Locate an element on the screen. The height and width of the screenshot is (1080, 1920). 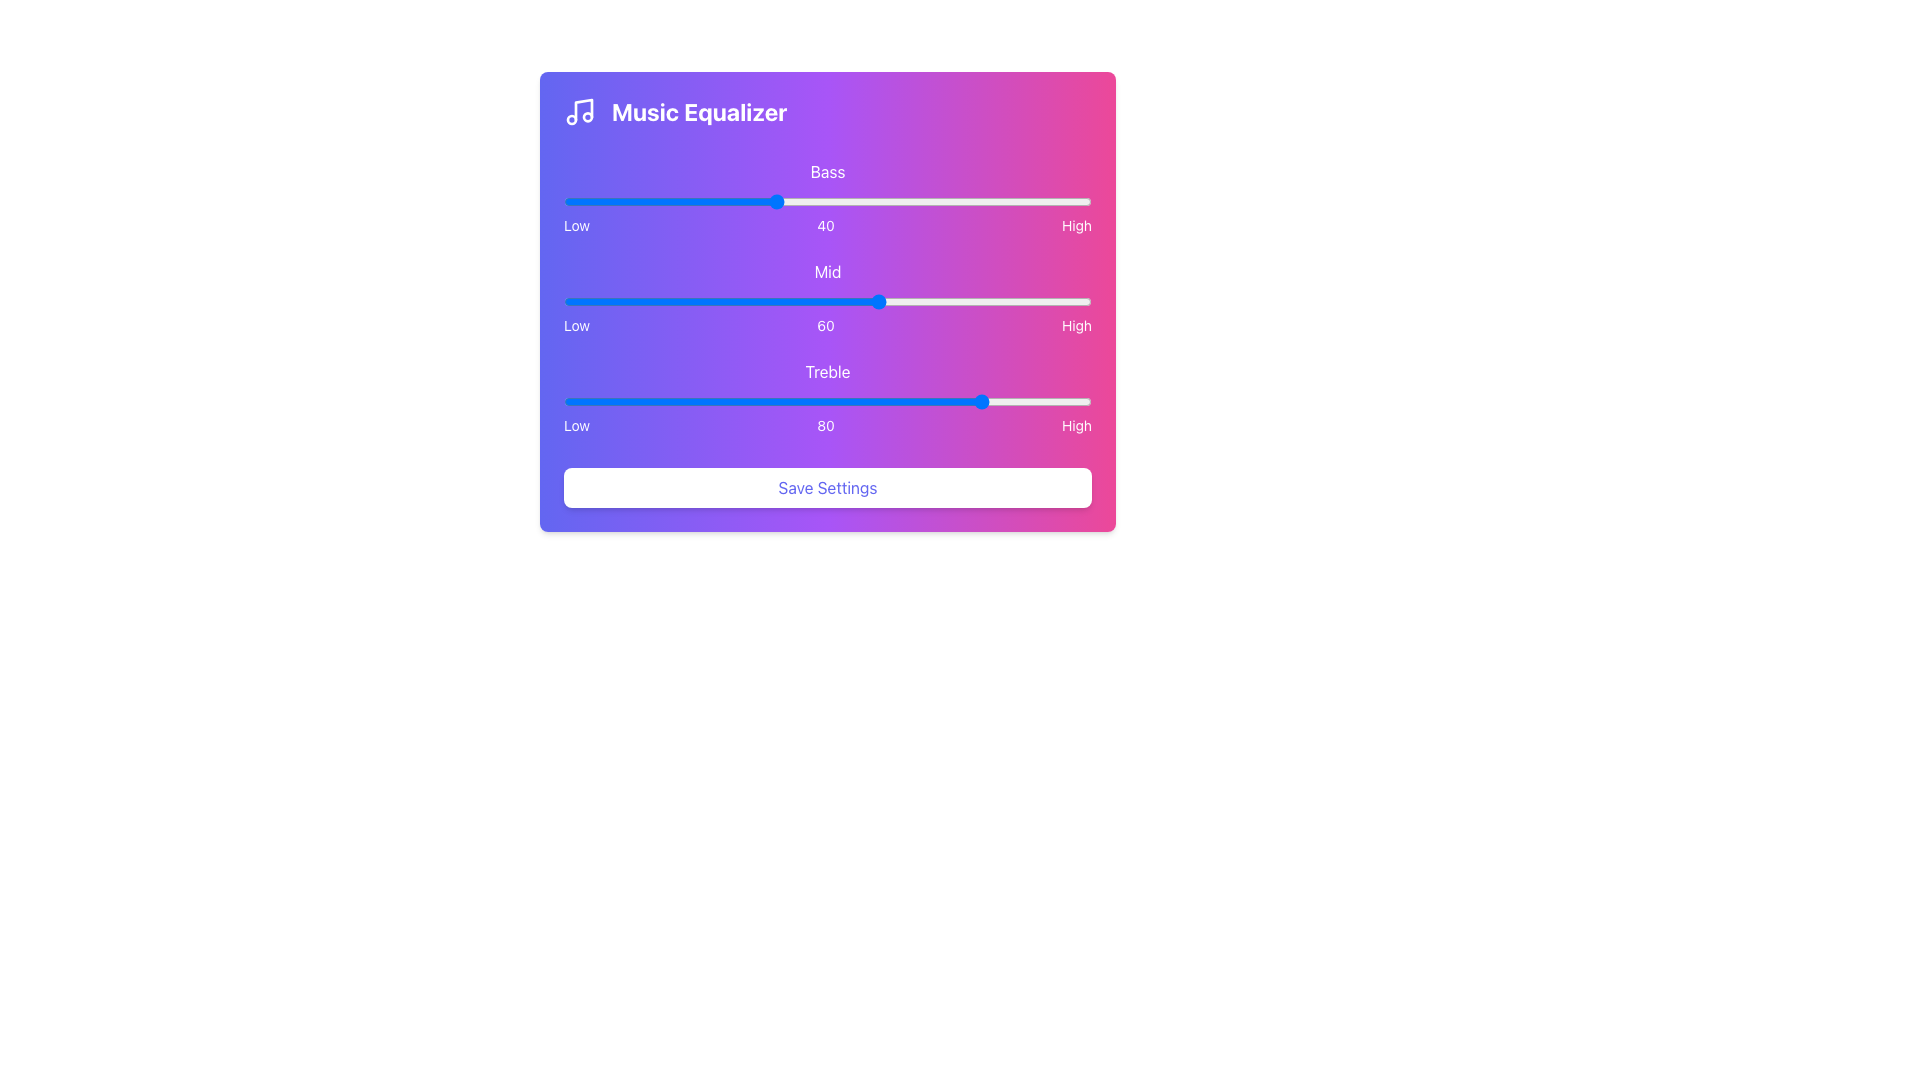
keyboard navigation is located at coordinates (828, 297).